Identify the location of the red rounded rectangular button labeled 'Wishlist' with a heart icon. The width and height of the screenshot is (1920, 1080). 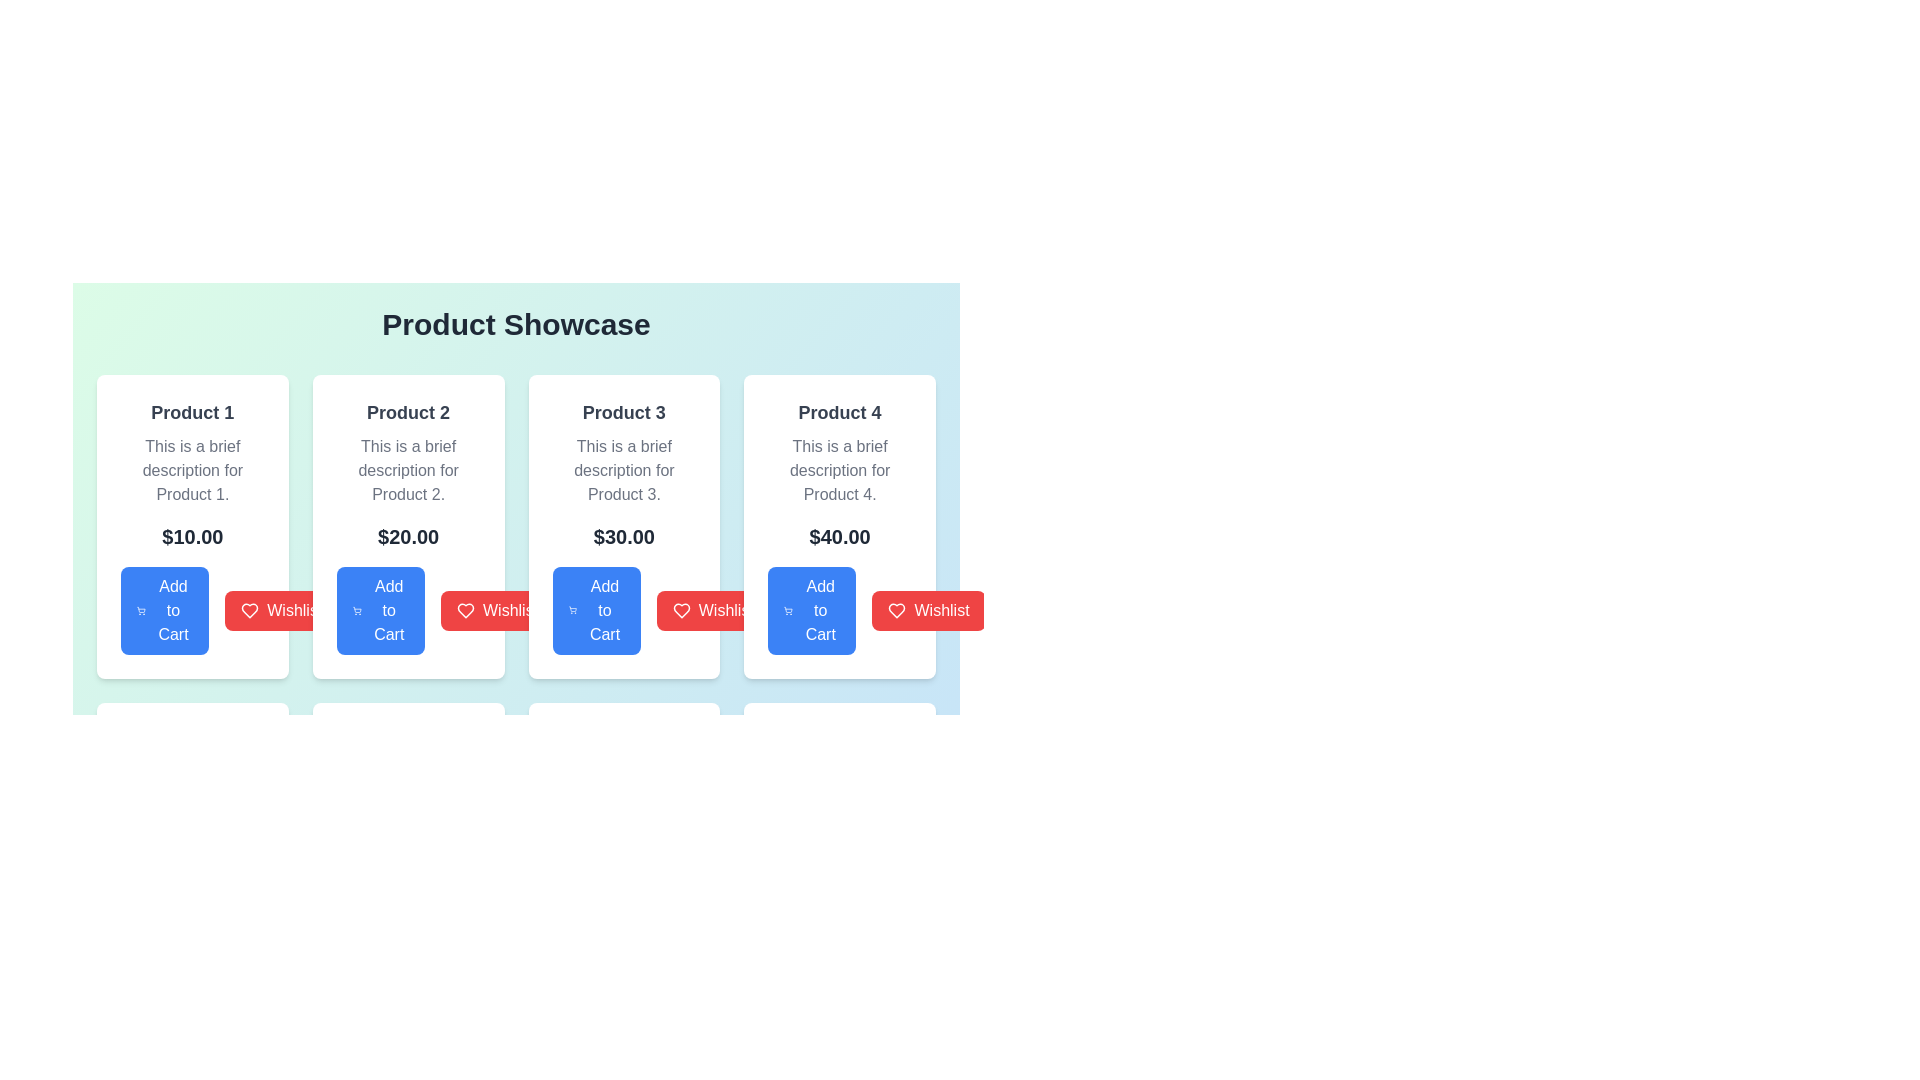
(713, 609).